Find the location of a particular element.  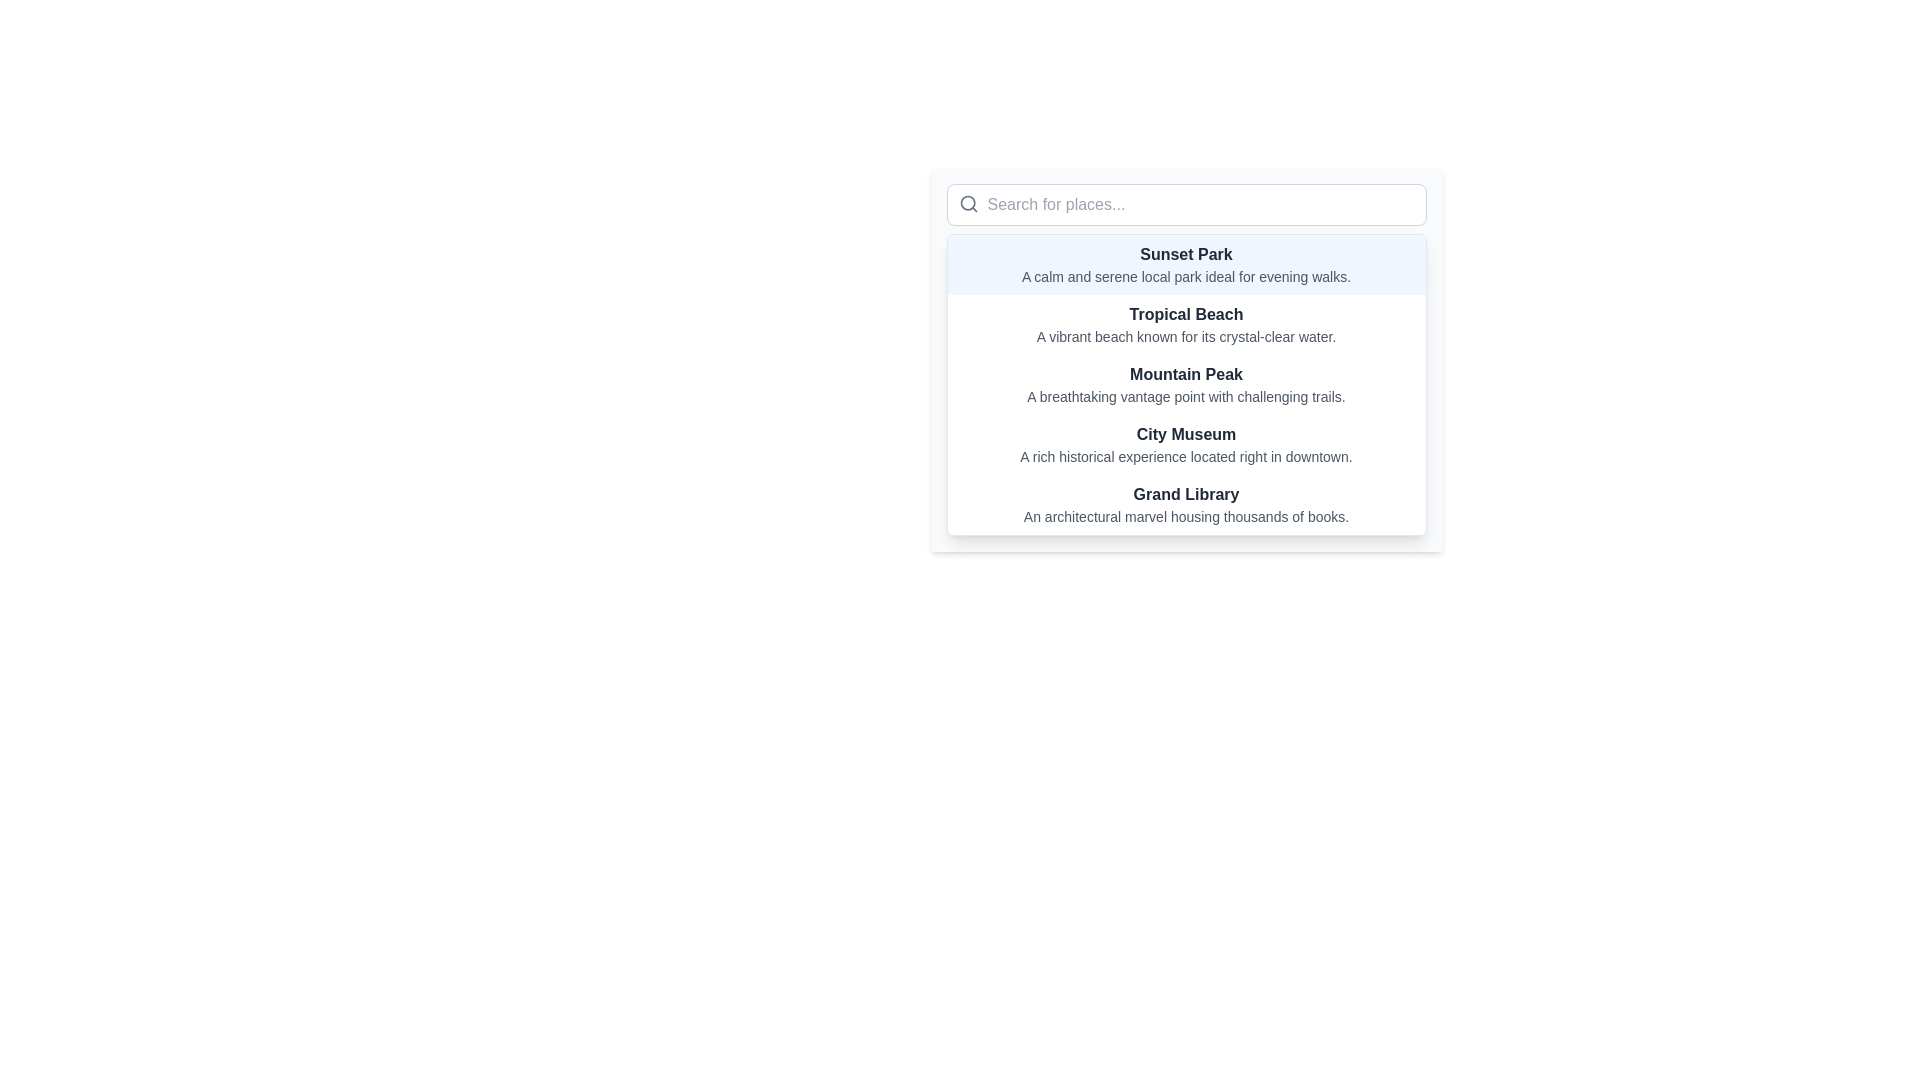

the text block that provides information about 'Mountain Peak' located in the list between 'Tropical Beach' and 'City Museum' is located at coordinates (1186, 385).